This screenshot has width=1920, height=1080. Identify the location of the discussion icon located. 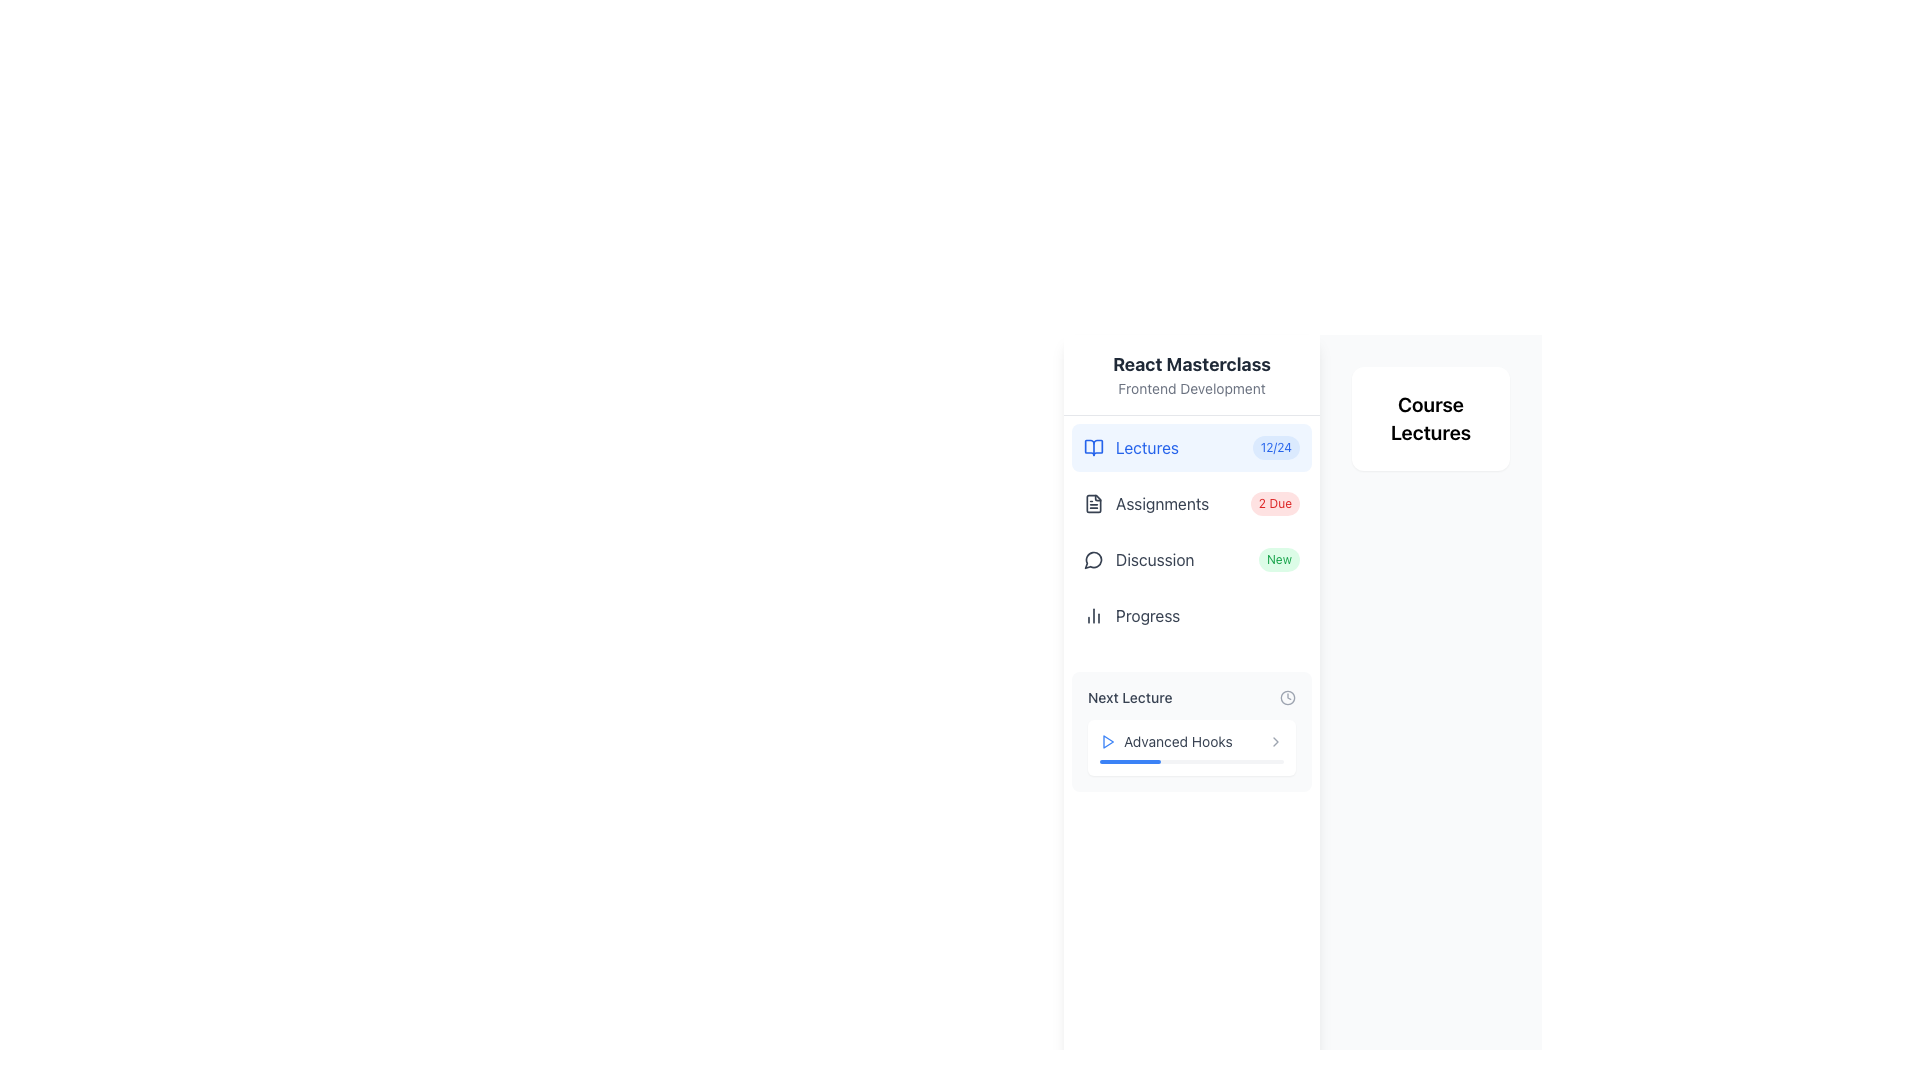
(1092, 560).